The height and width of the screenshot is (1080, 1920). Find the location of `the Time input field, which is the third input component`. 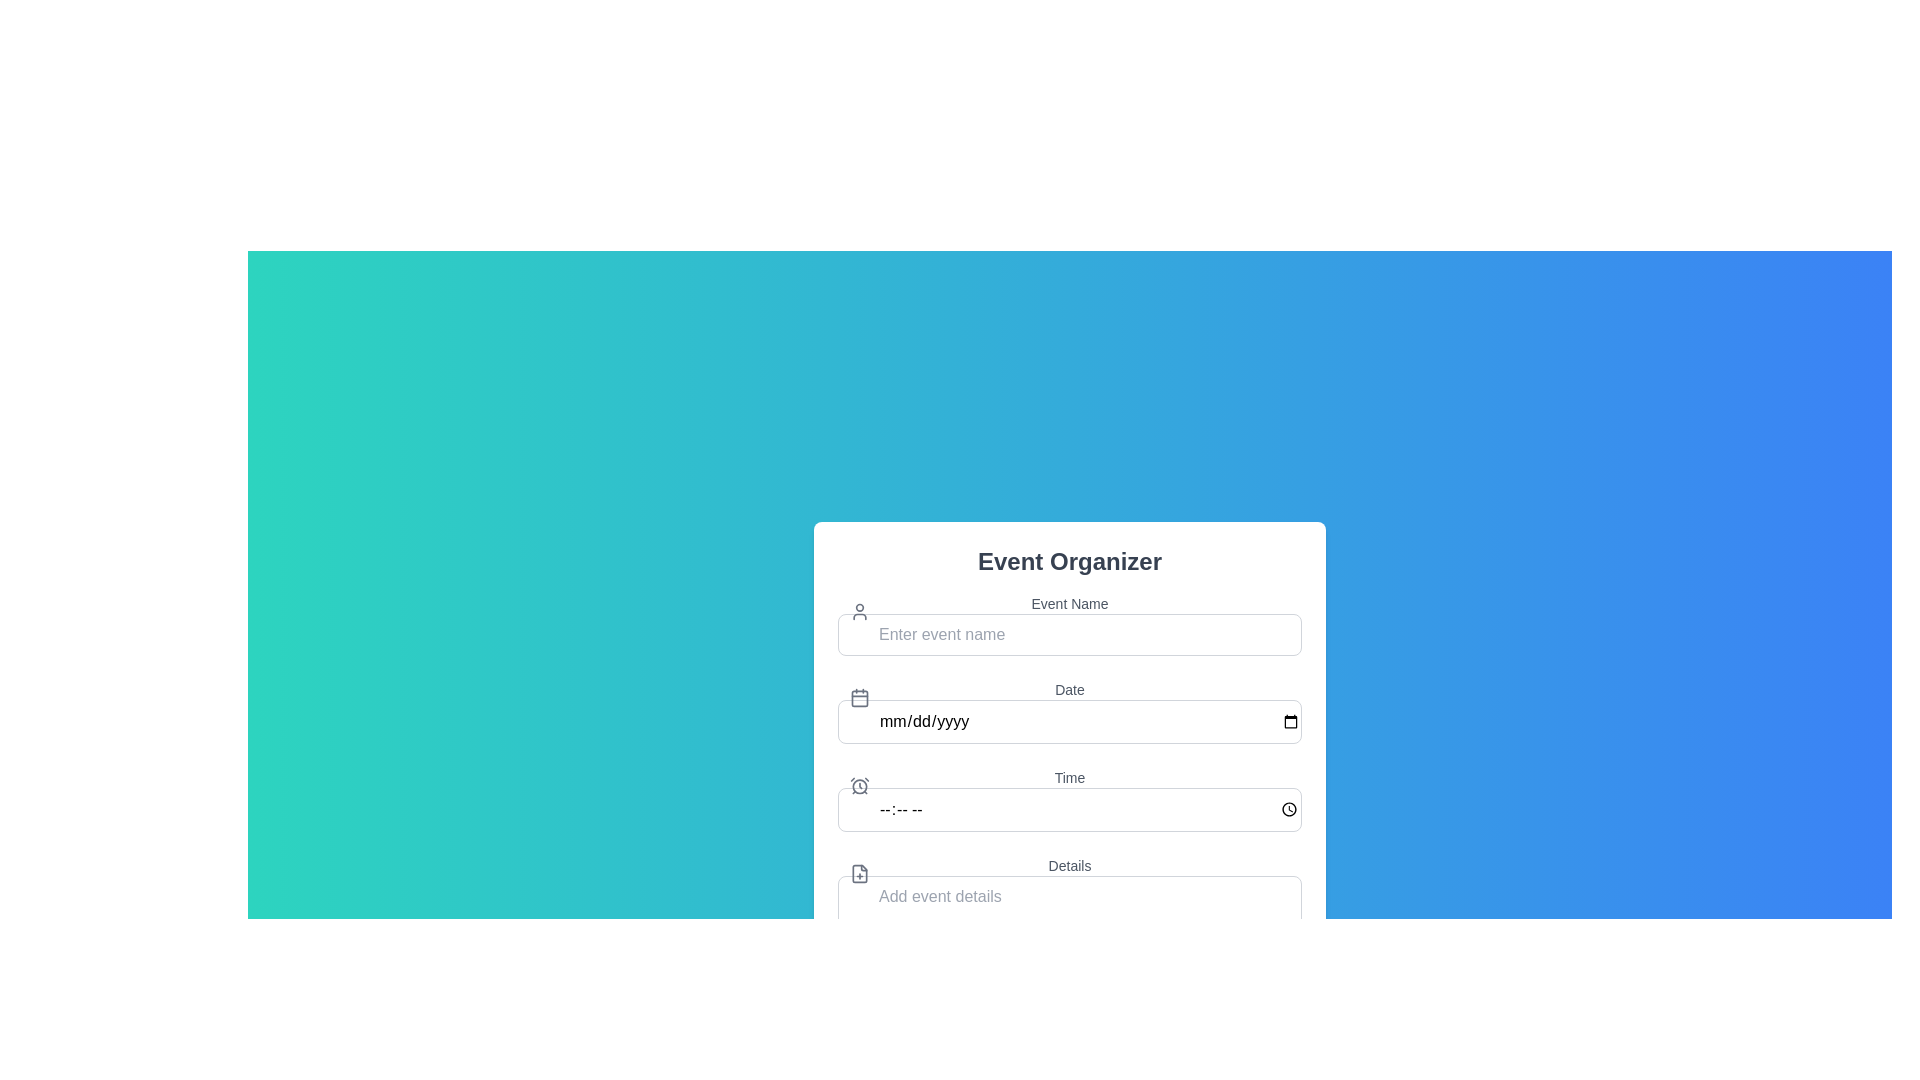

the Time input field, which is the third input component is located at coordinates (1069, 814).